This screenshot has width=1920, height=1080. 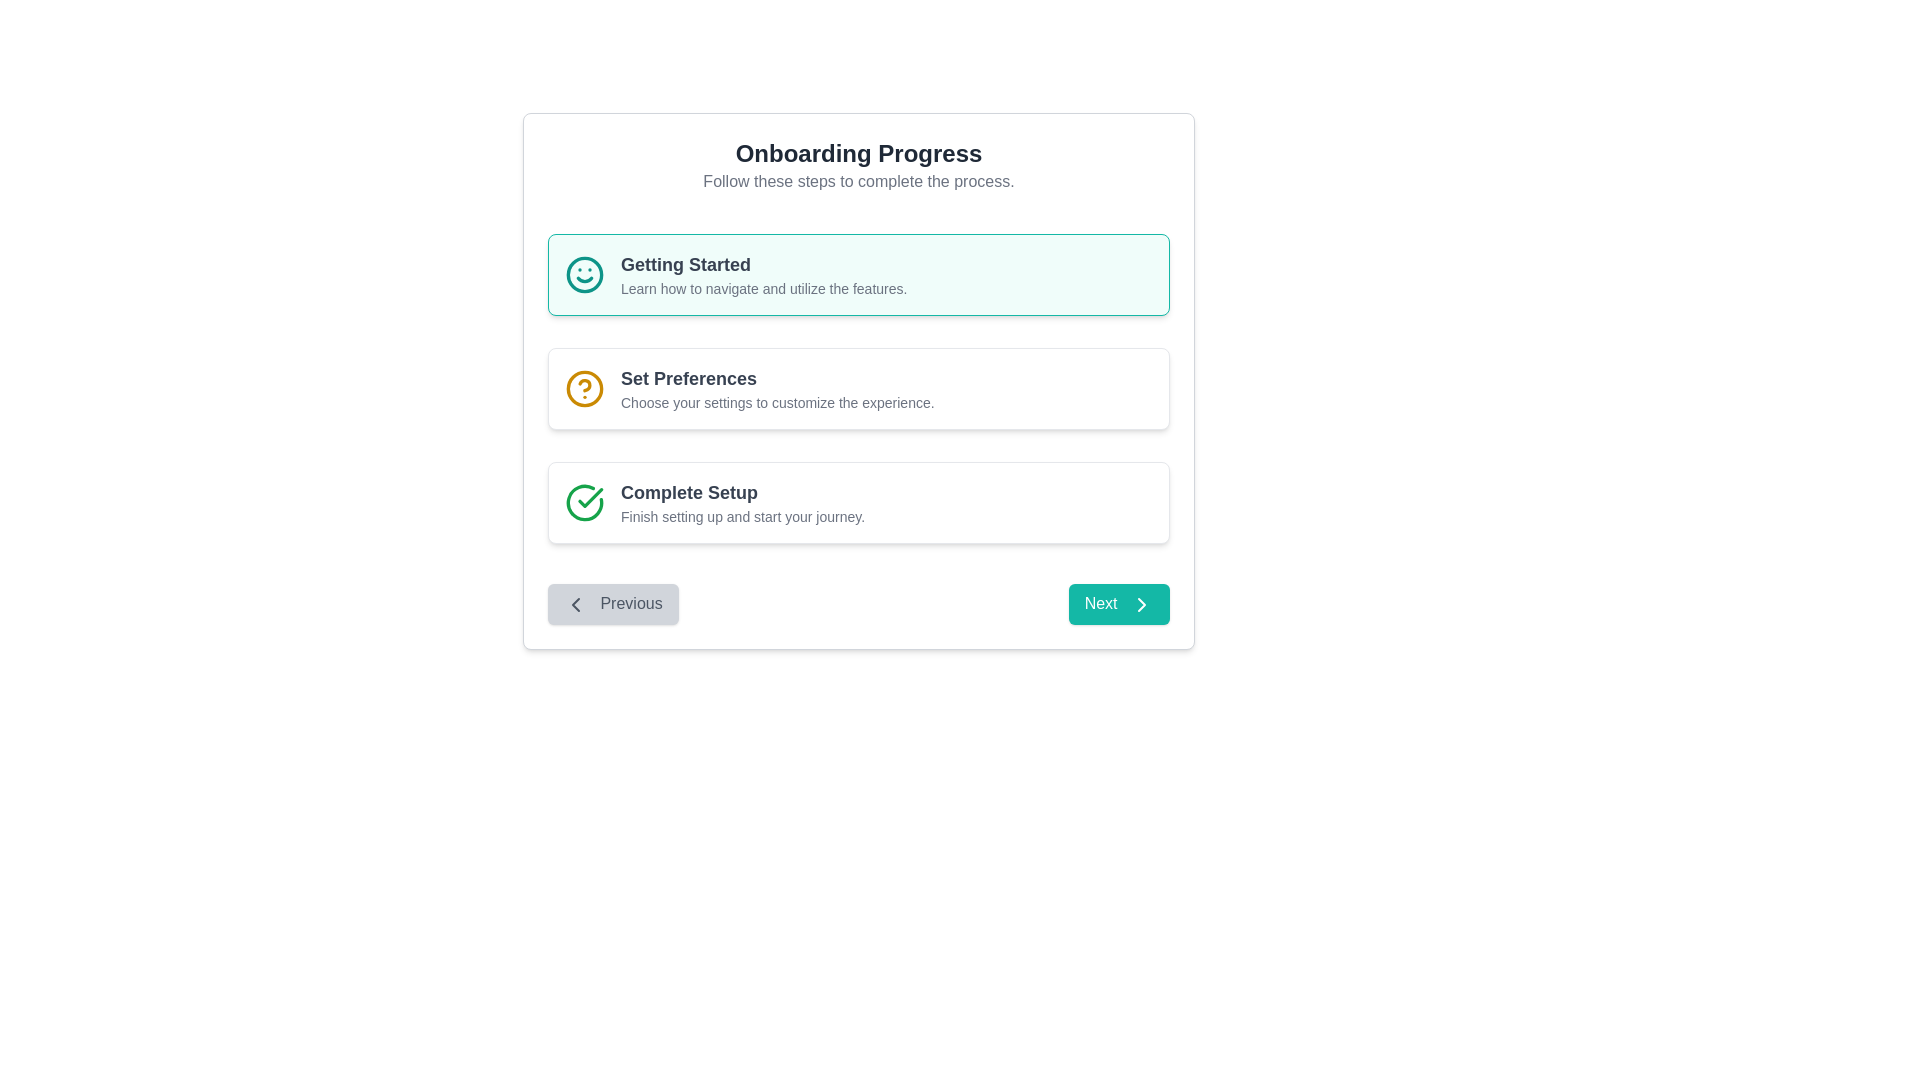 I want to click on the first informational card in the onboarding progress section, which has a soft teal background, a teal border, a smiley face icon on the left, and contains the text 'Getting Started' and 'Learn how to navigate and utilize the features.', so click(x=859, y=274).